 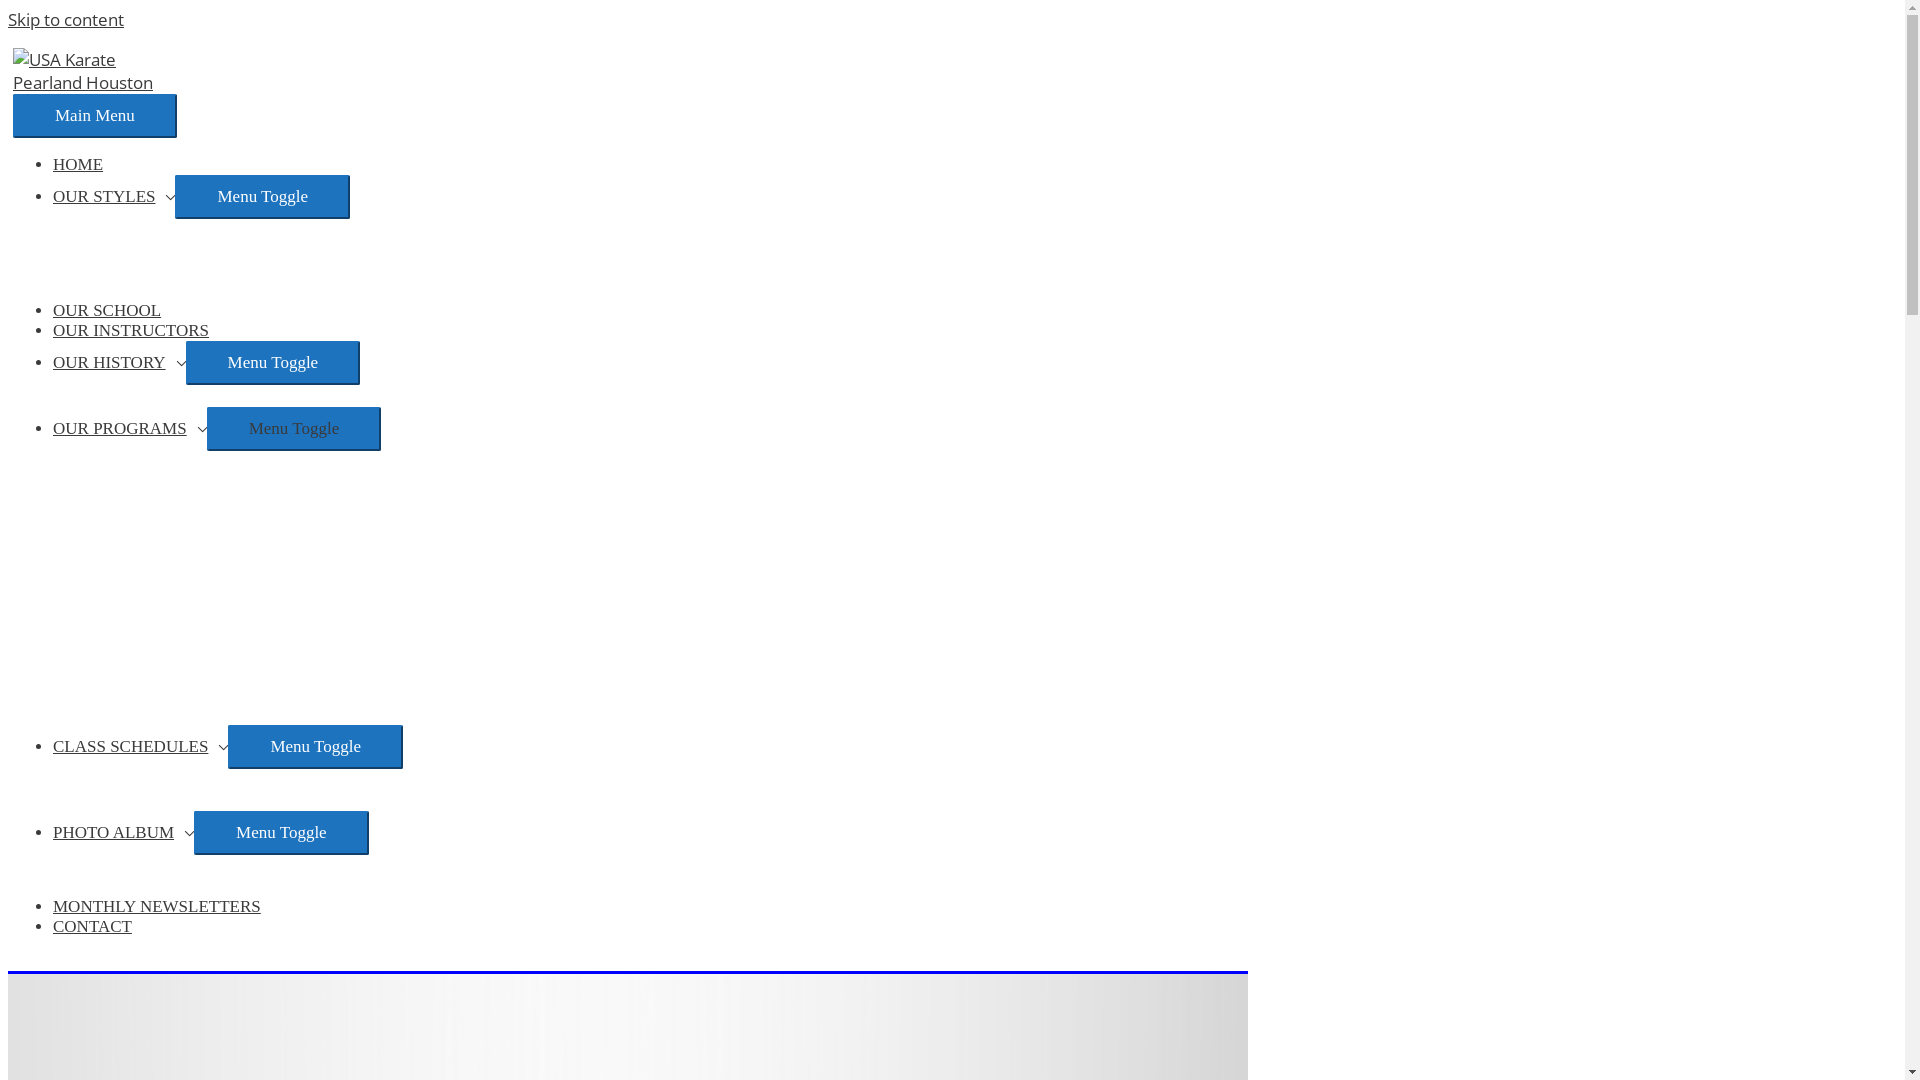 I want to click on 'Menu Toggle', so click(x=314, y=747).